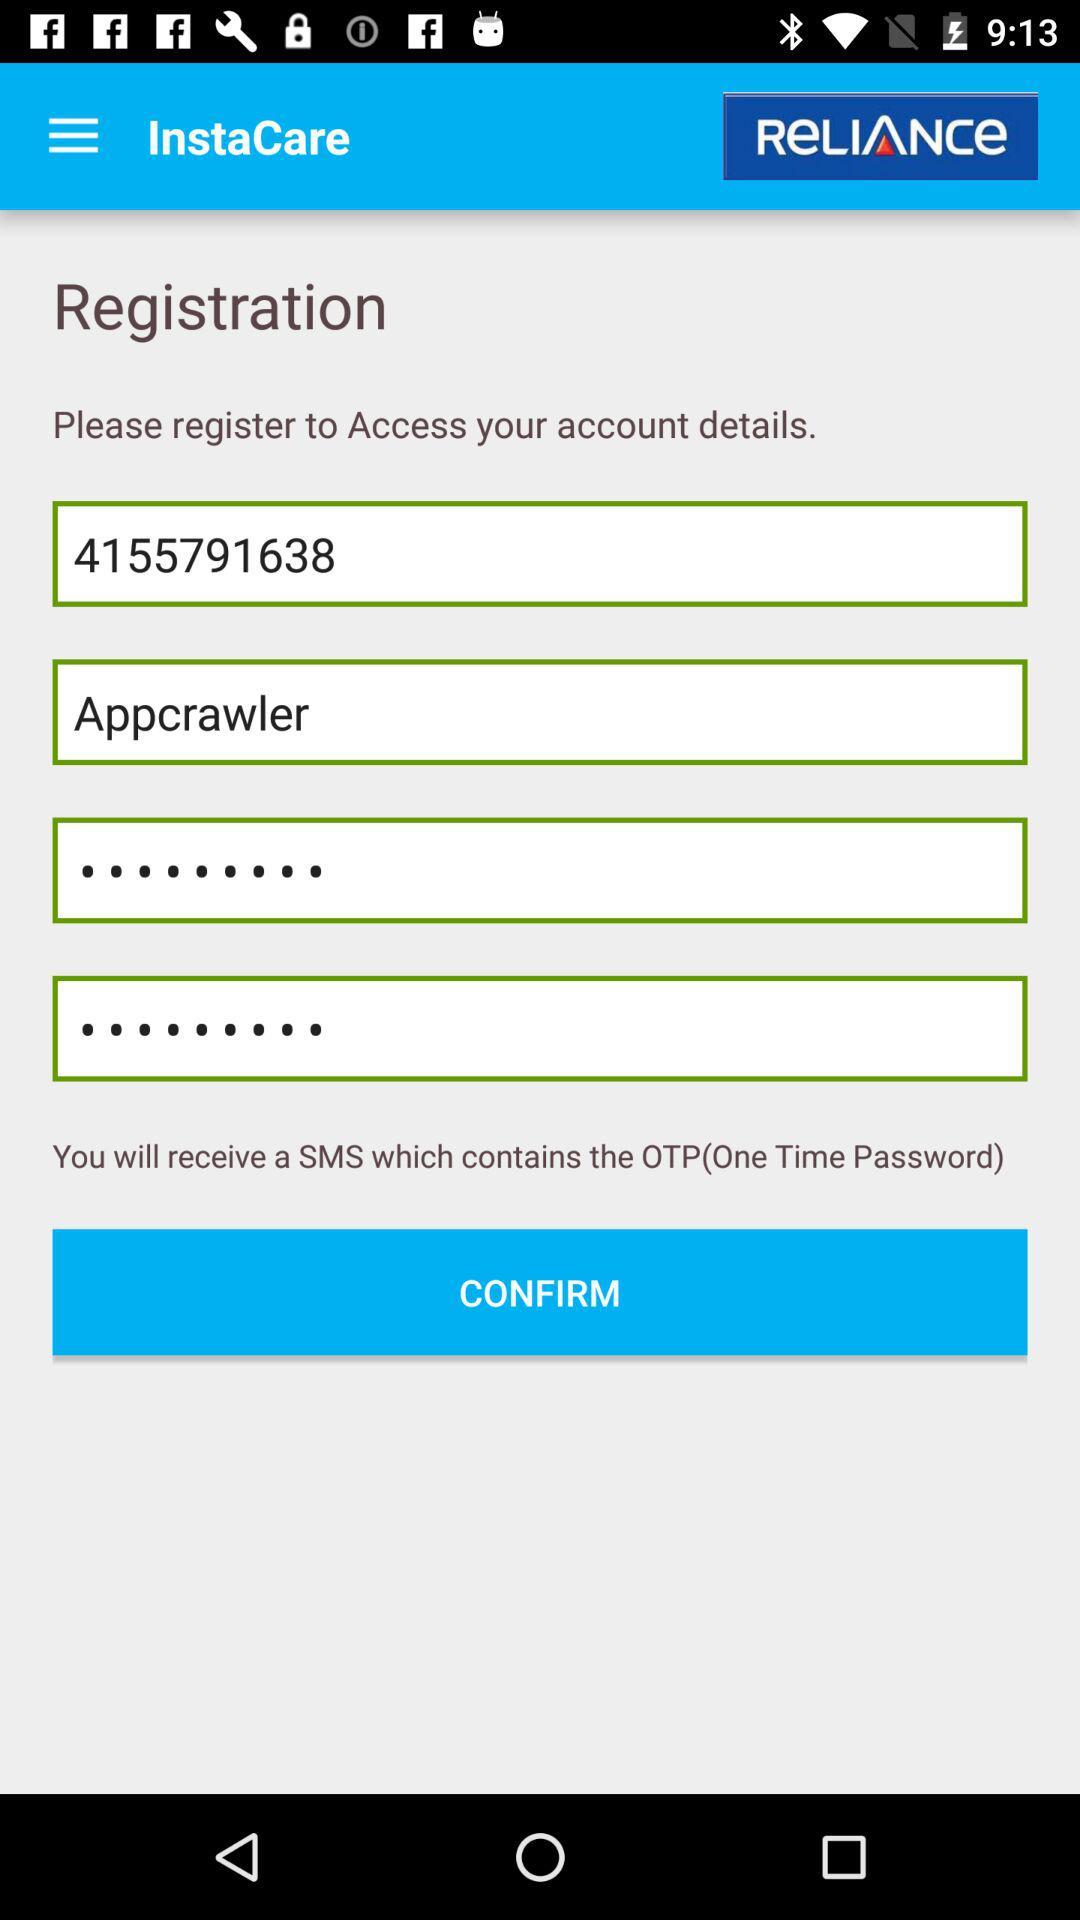 This screenshot has width=1080, height=1920. I want to click on the item above the crowd3116, so click(540, 712).